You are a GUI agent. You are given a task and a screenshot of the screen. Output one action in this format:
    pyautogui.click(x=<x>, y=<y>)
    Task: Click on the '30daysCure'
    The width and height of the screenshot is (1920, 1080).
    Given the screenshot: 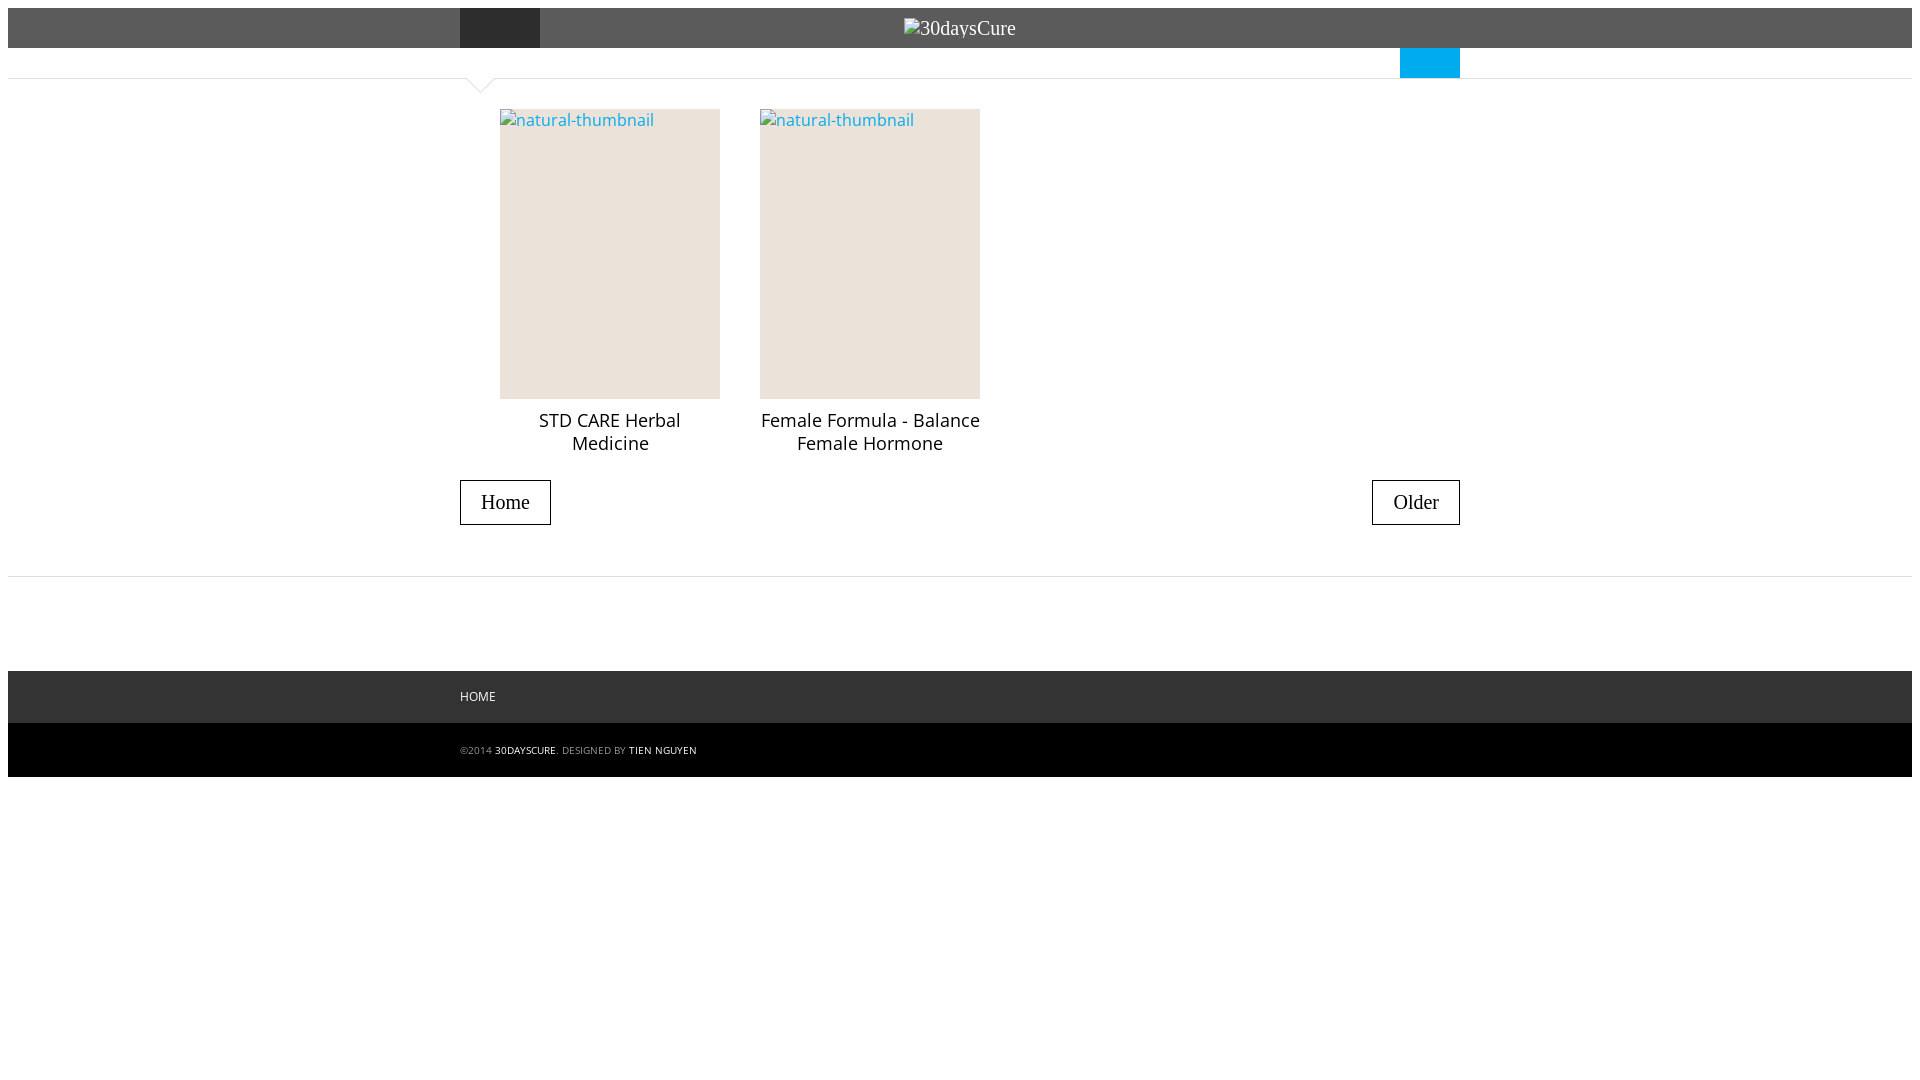 What is the action you would take?
    pyautogui.click(x=960, y=27)
    